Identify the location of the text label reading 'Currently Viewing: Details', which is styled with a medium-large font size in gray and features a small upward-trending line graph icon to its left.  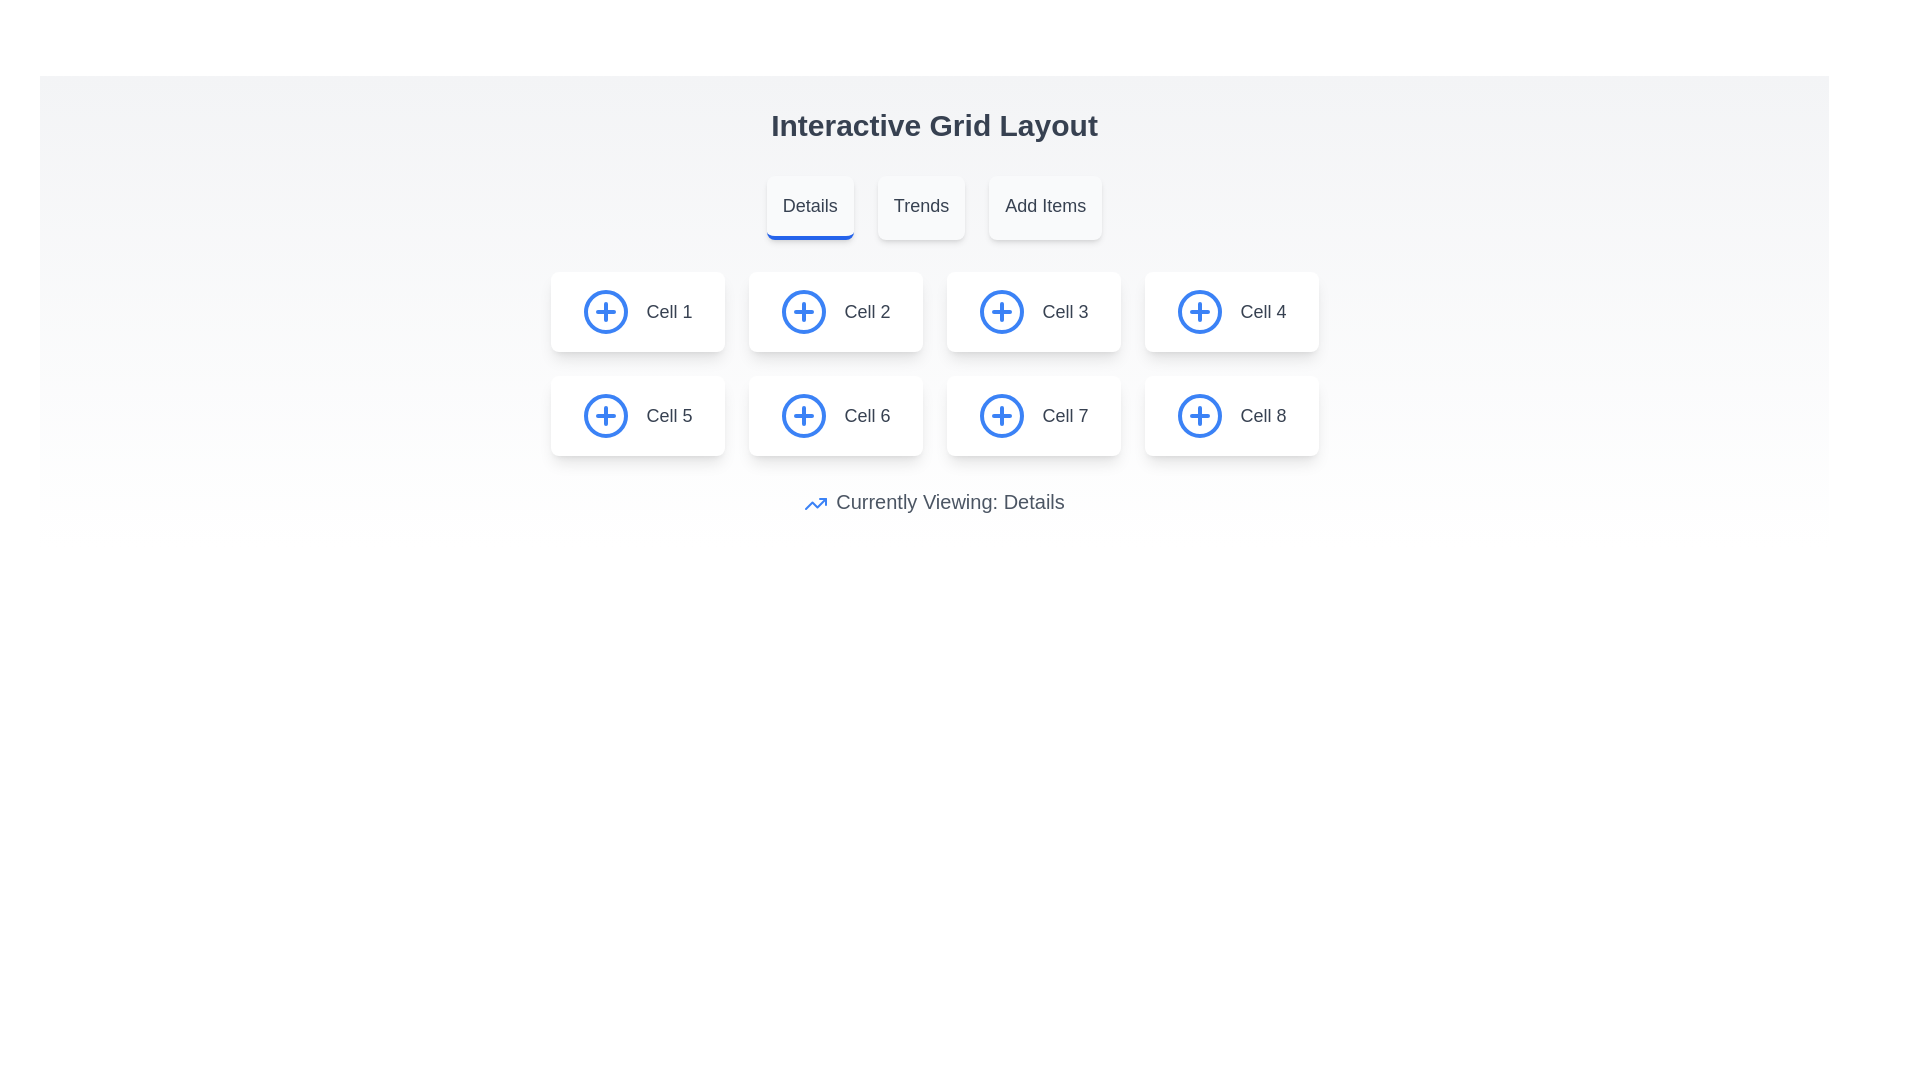
(933, 500).